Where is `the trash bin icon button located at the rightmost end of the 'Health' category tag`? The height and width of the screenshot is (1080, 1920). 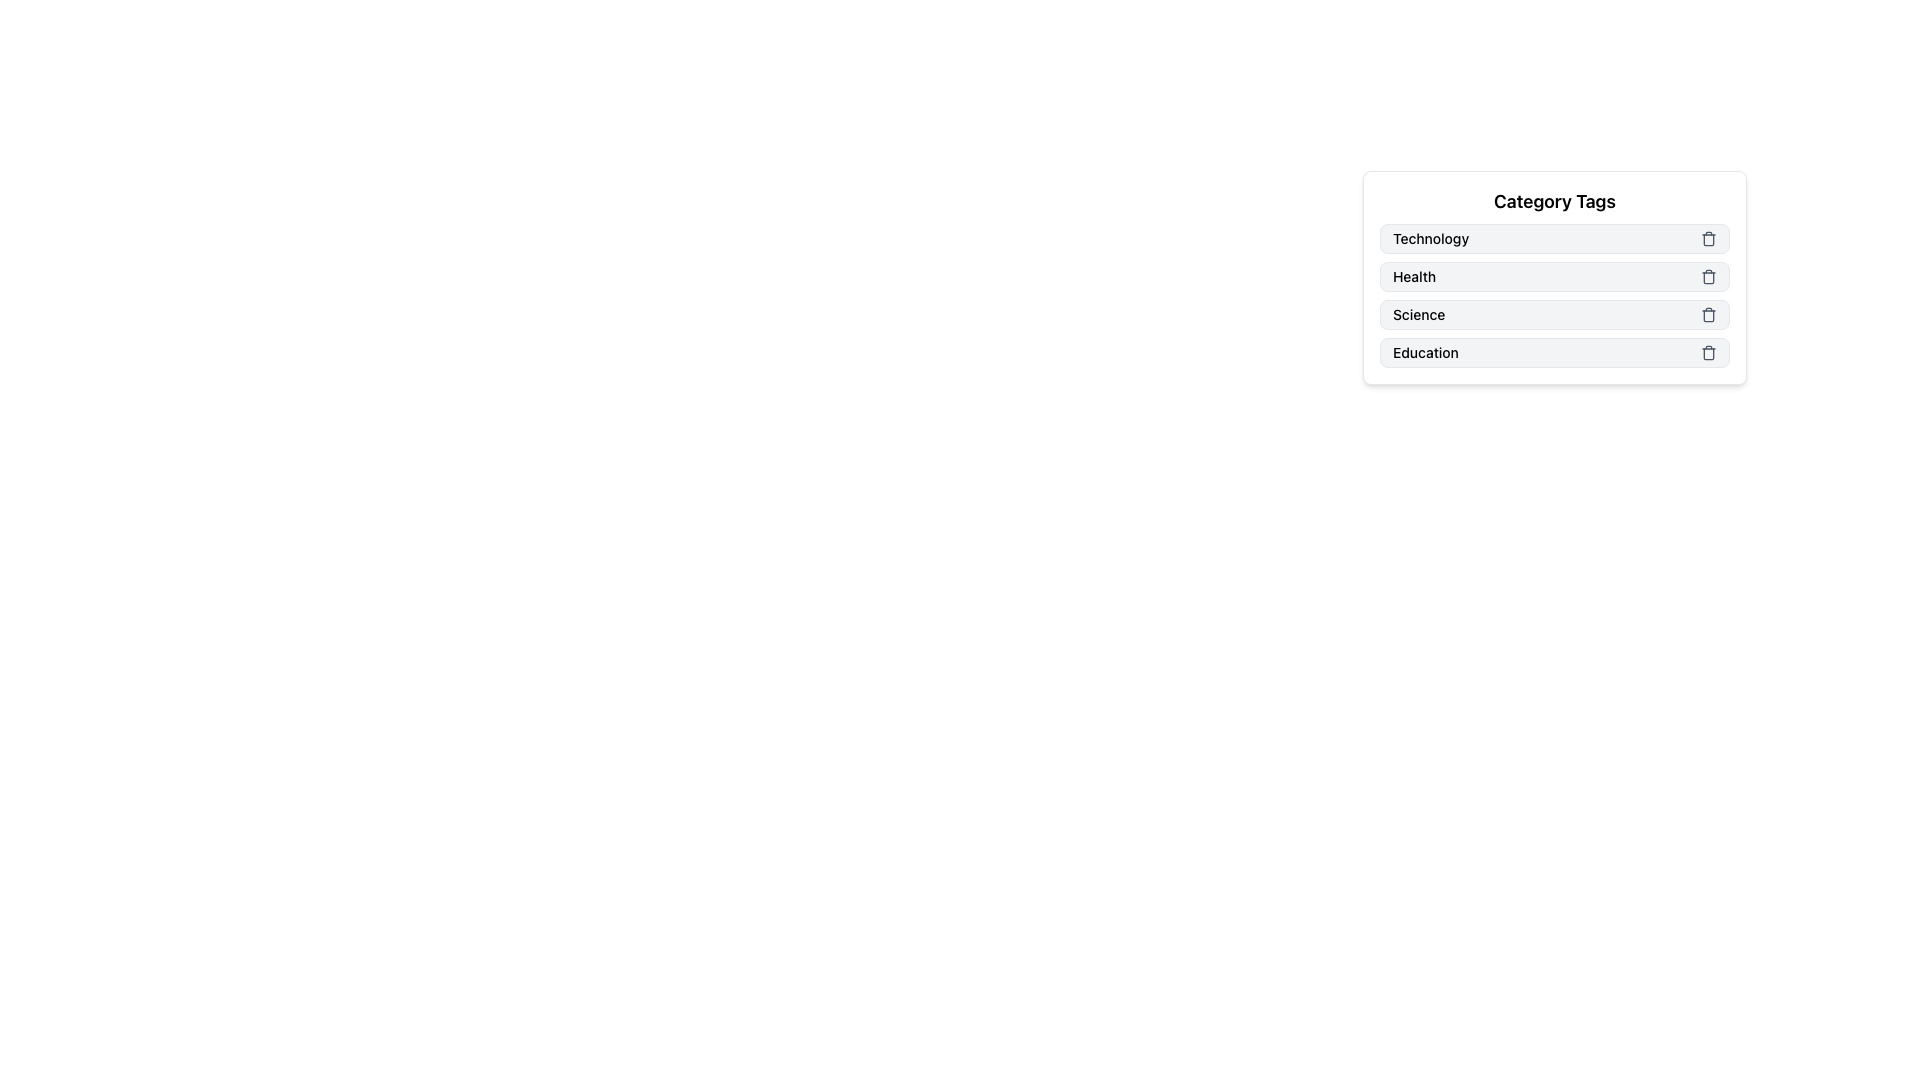 the trash bin icon button located at the rightmost end of the 'Health' category tag is located at coordinates (1707, 277).